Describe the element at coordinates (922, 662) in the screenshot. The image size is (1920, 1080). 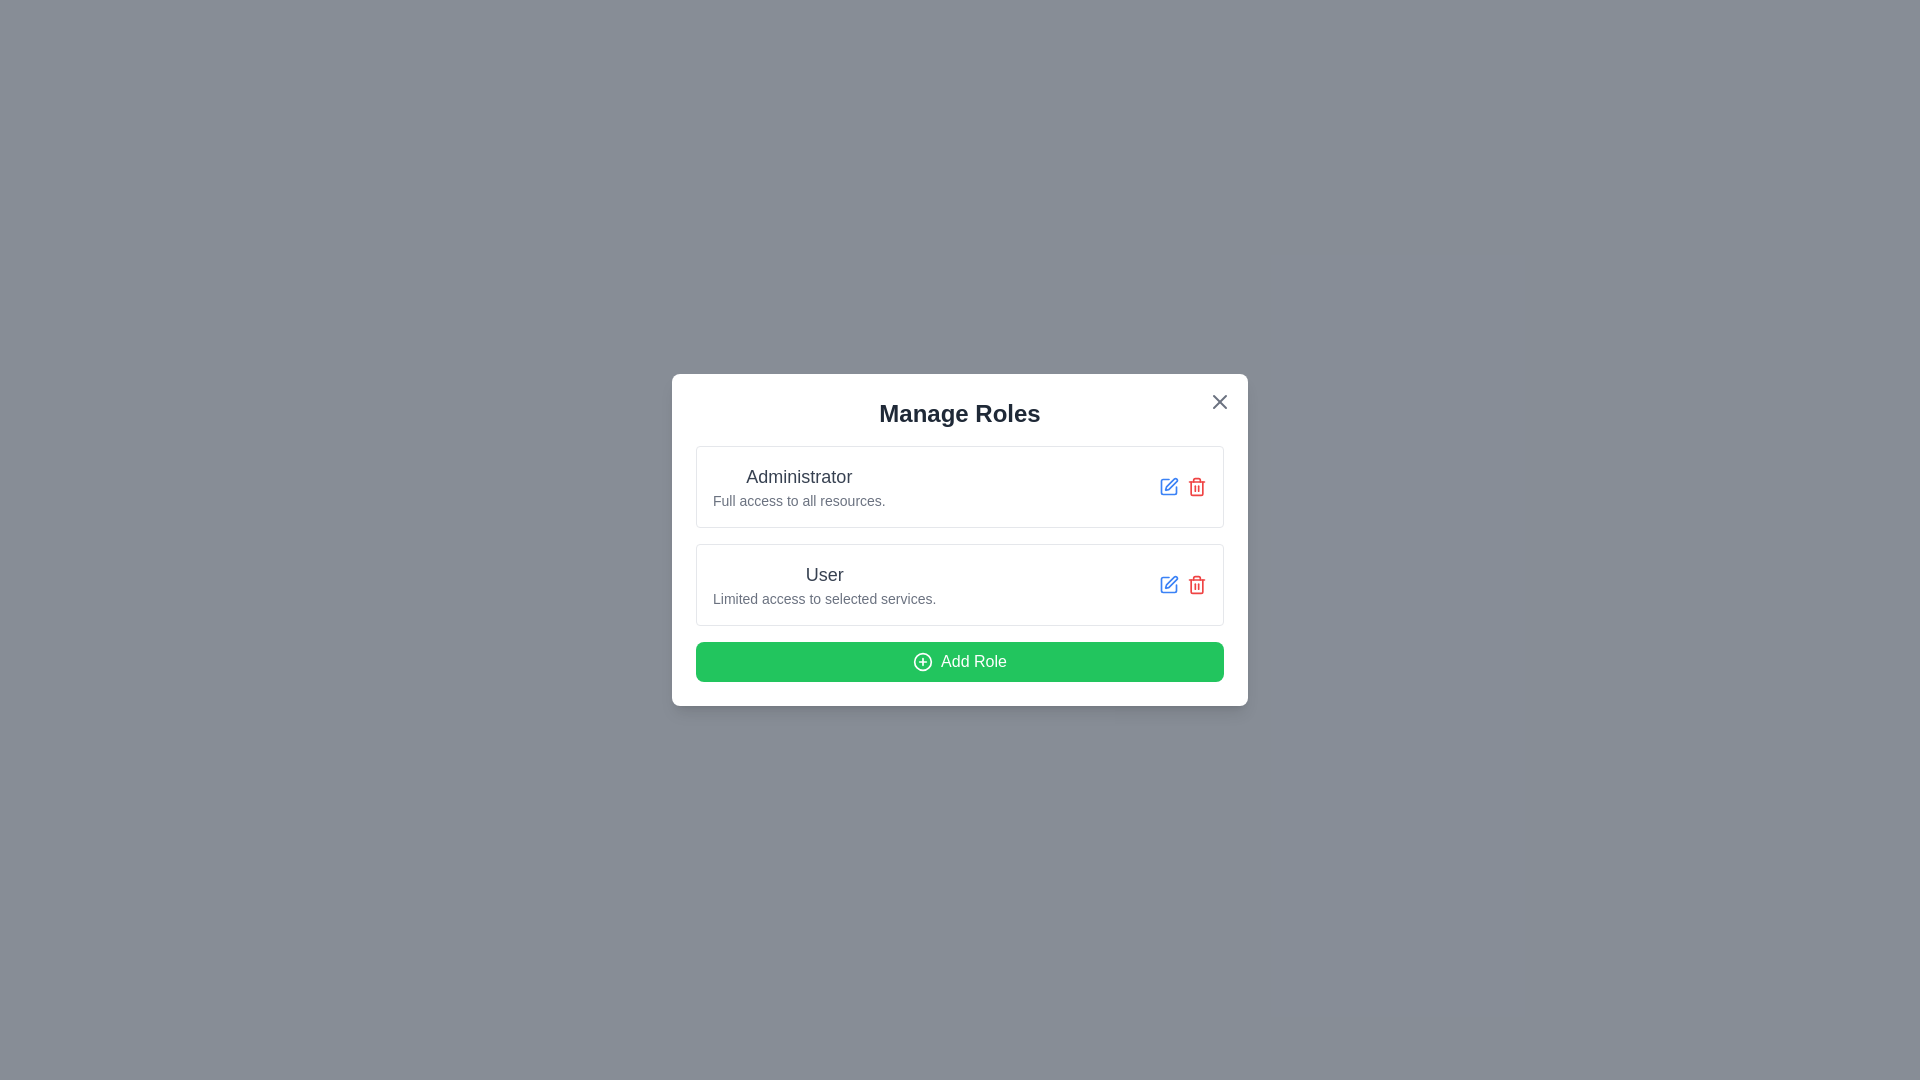
I see `the addition icon located at the center of the green 'Add Role' button in the modal dialog` at that location.